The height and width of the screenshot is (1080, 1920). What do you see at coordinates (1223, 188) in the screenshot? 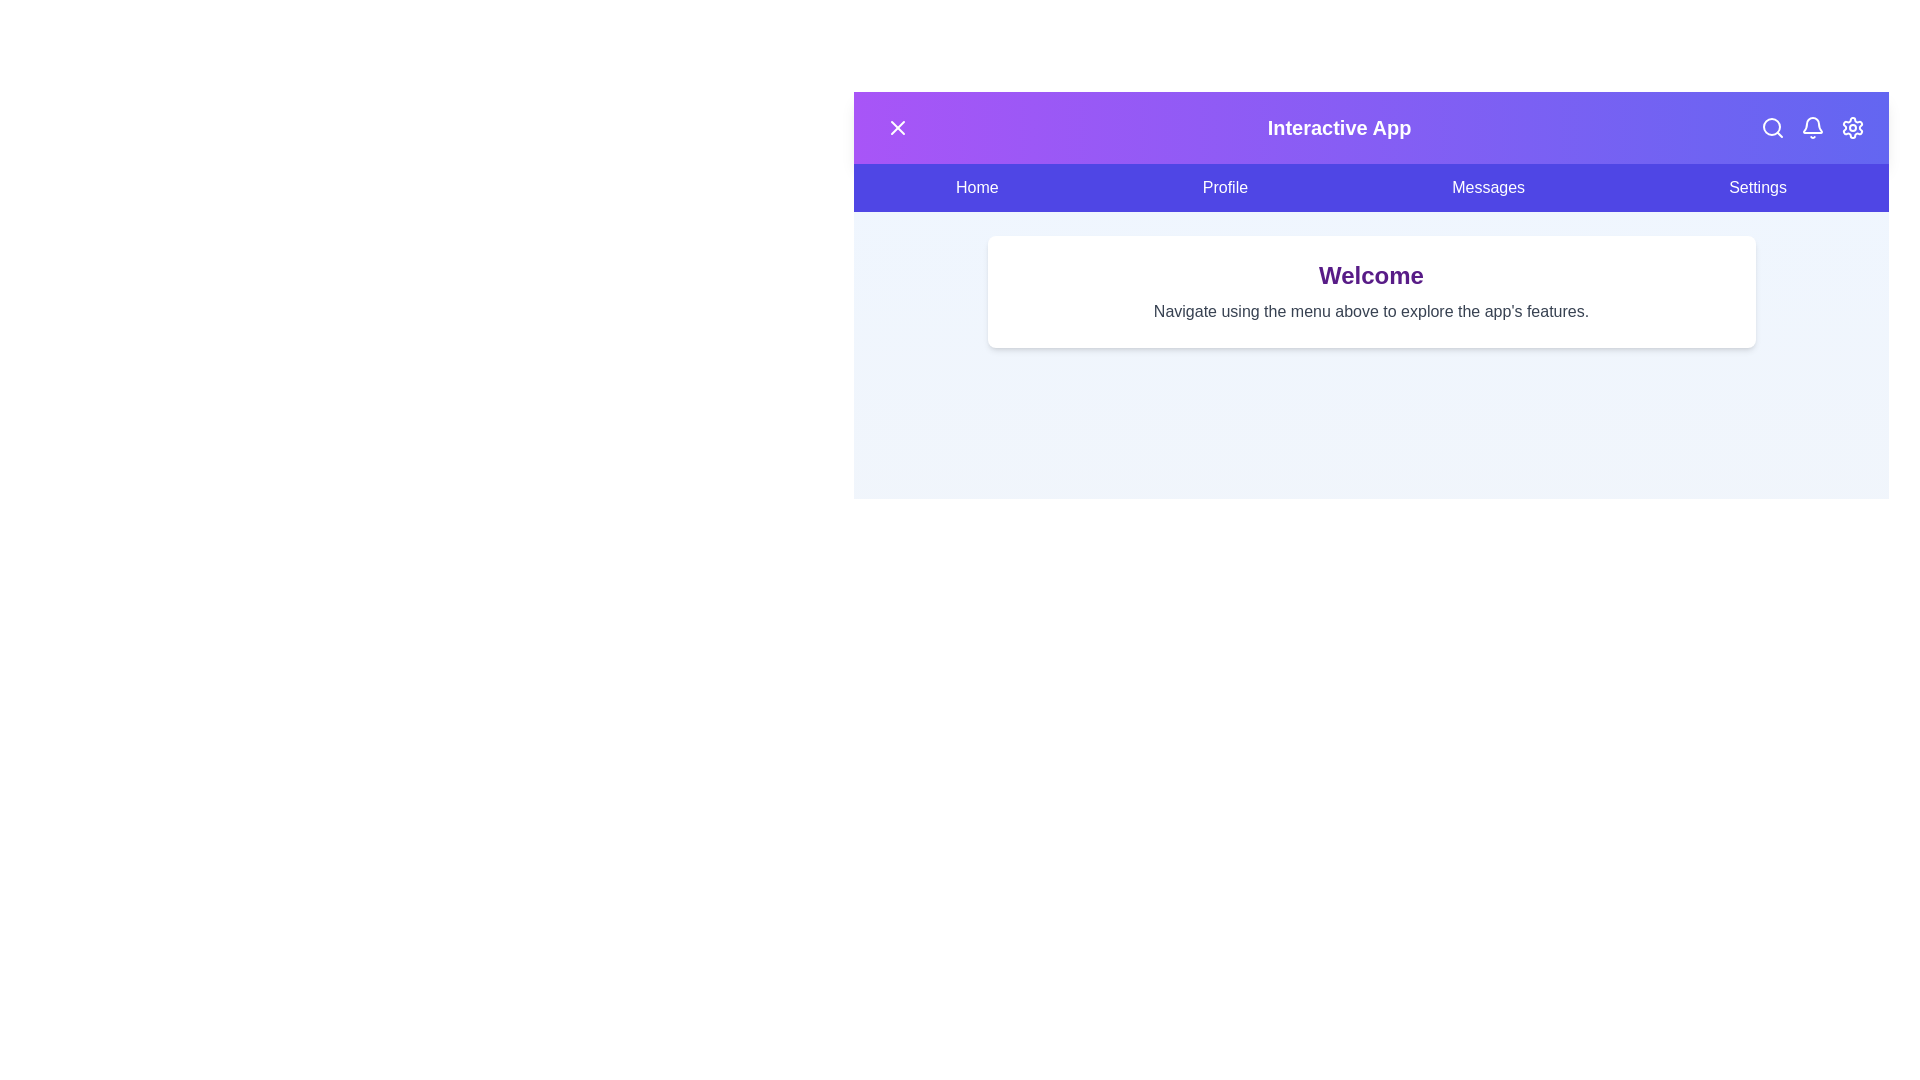
I see `the Profile menu item to navigate to the respective section` at bounding box center [1223, 188].